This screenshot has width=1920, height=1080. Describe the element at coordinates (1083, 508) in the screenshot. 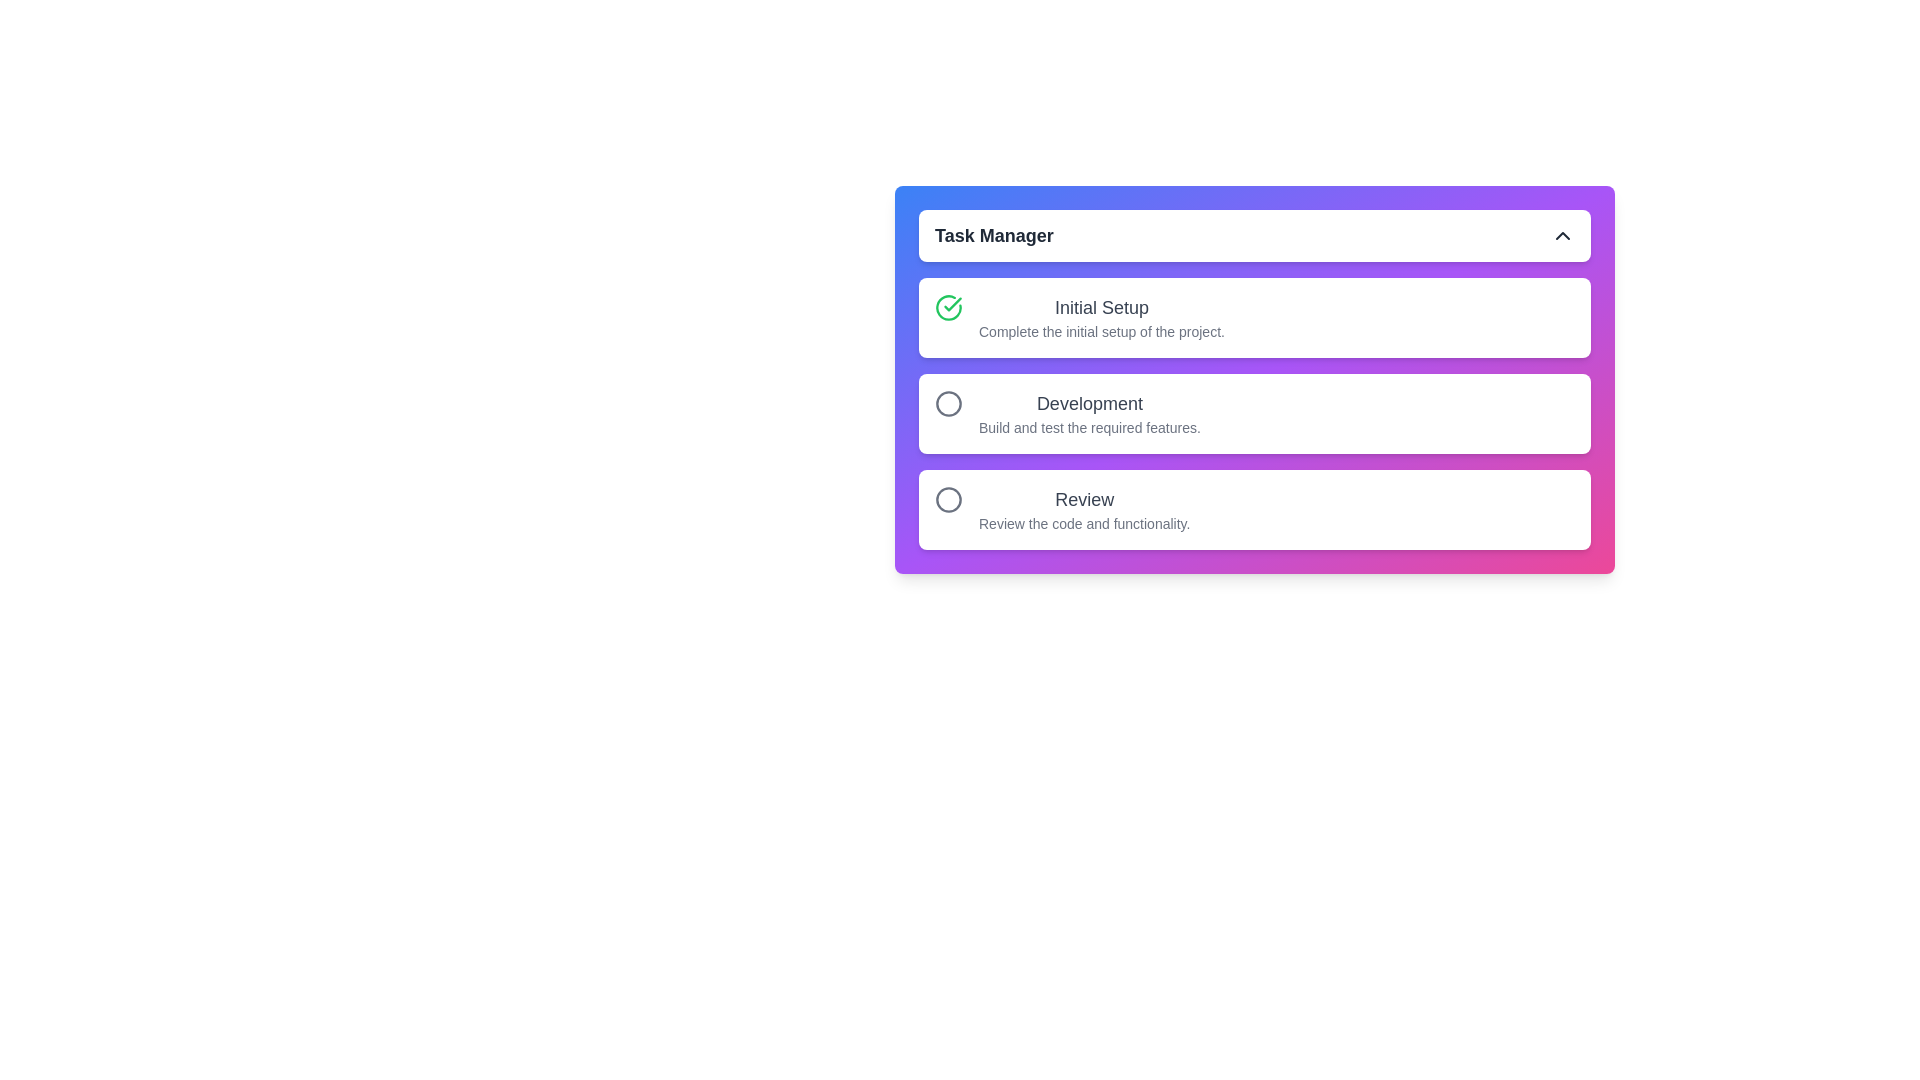

I see `the text of the description for the task Review` at that location.